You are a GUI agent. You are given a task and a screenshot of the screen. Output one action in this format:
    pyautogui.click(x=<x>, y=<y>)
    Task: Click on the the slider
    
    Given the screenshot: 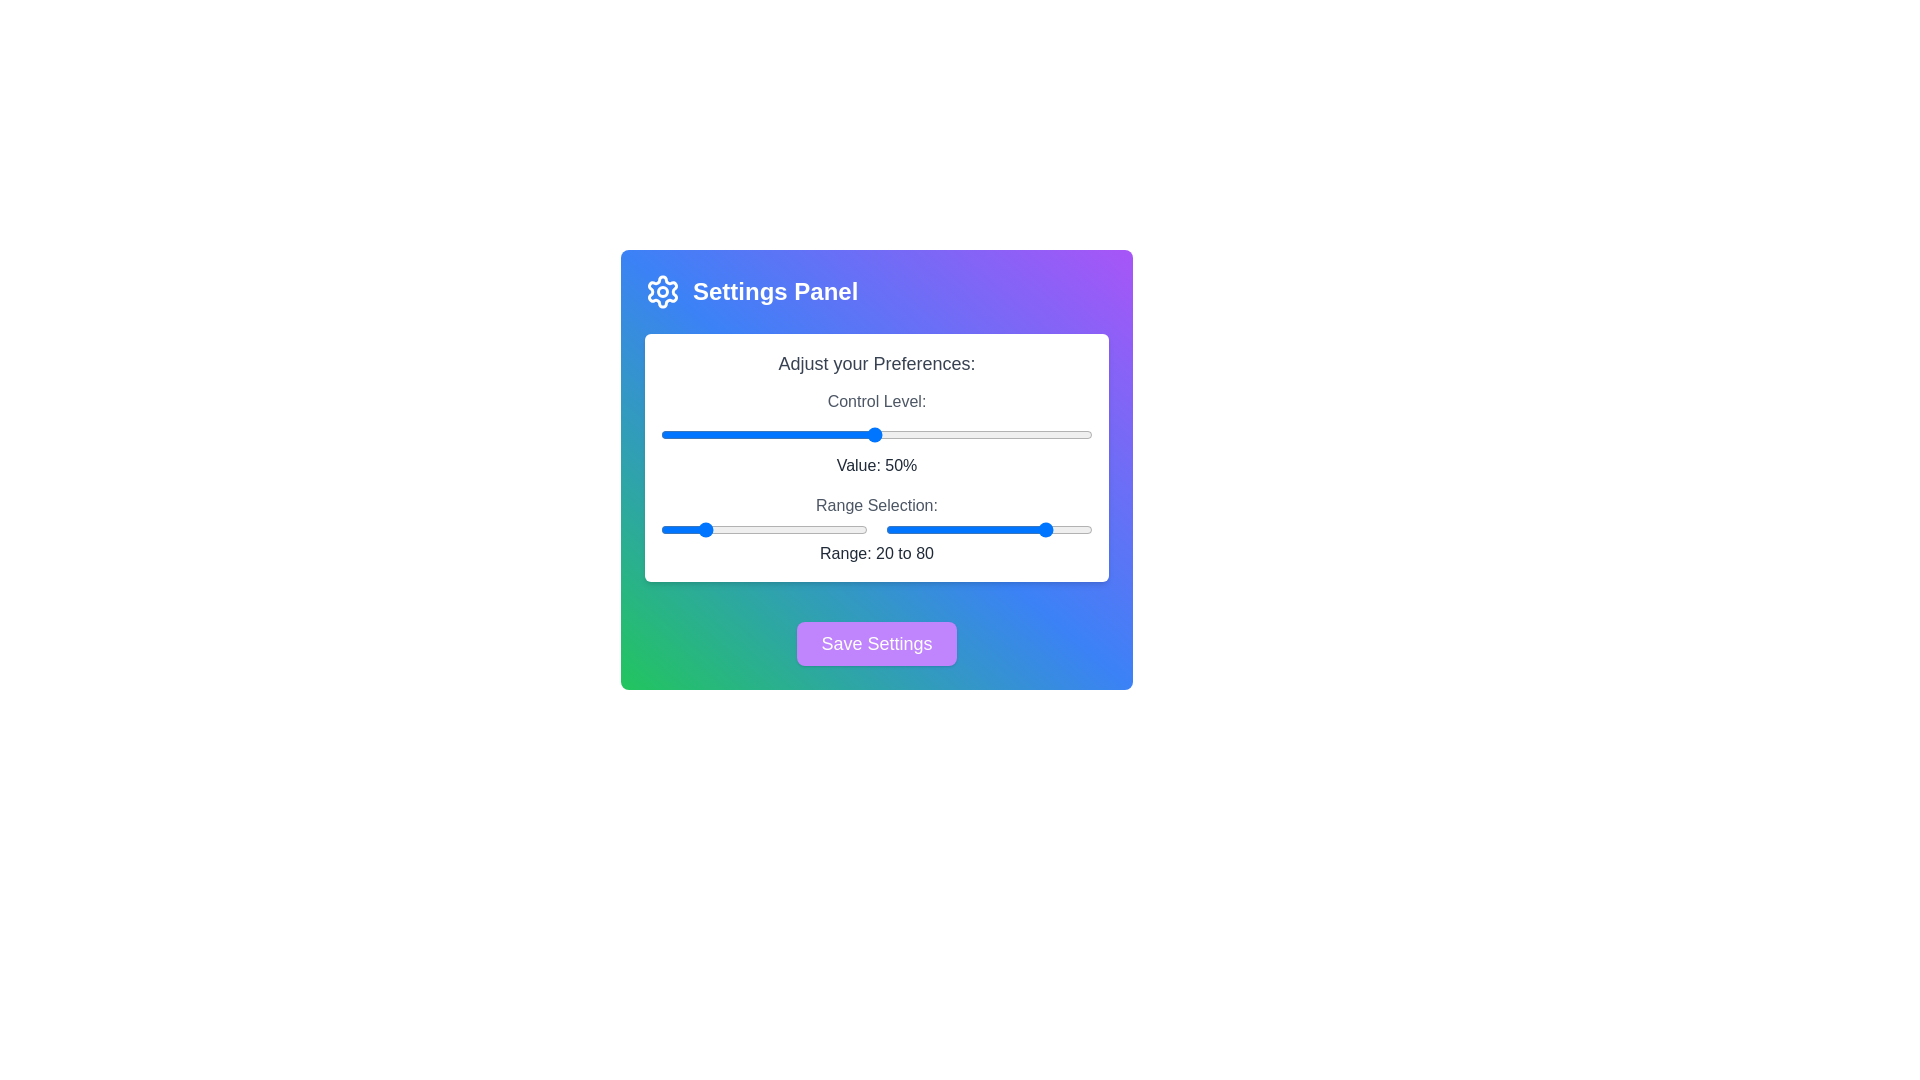 What is the action you would take?
    pyautogui.click(x=1060, y=528)
    